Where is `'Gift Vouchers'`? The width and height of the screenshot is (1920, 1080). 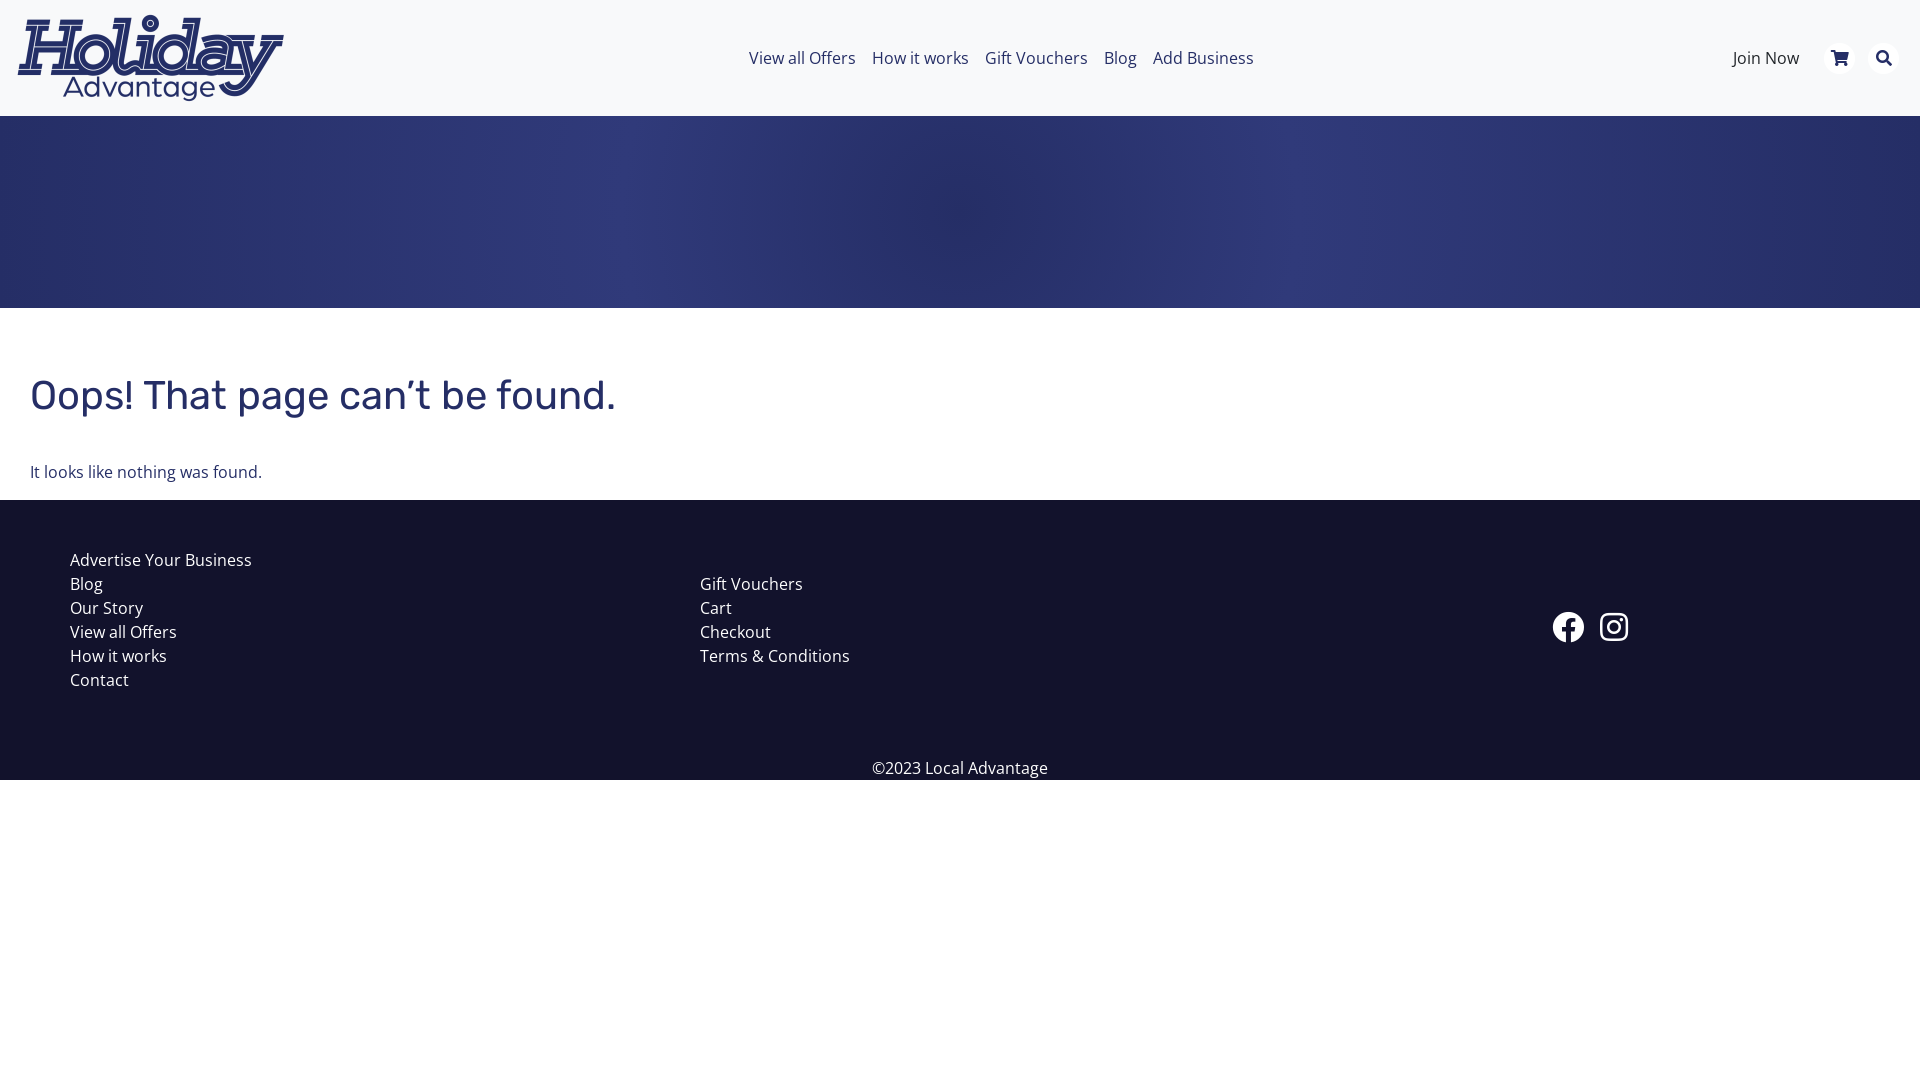 'Gift Vouchers' is located at coordinates (1035, 56).